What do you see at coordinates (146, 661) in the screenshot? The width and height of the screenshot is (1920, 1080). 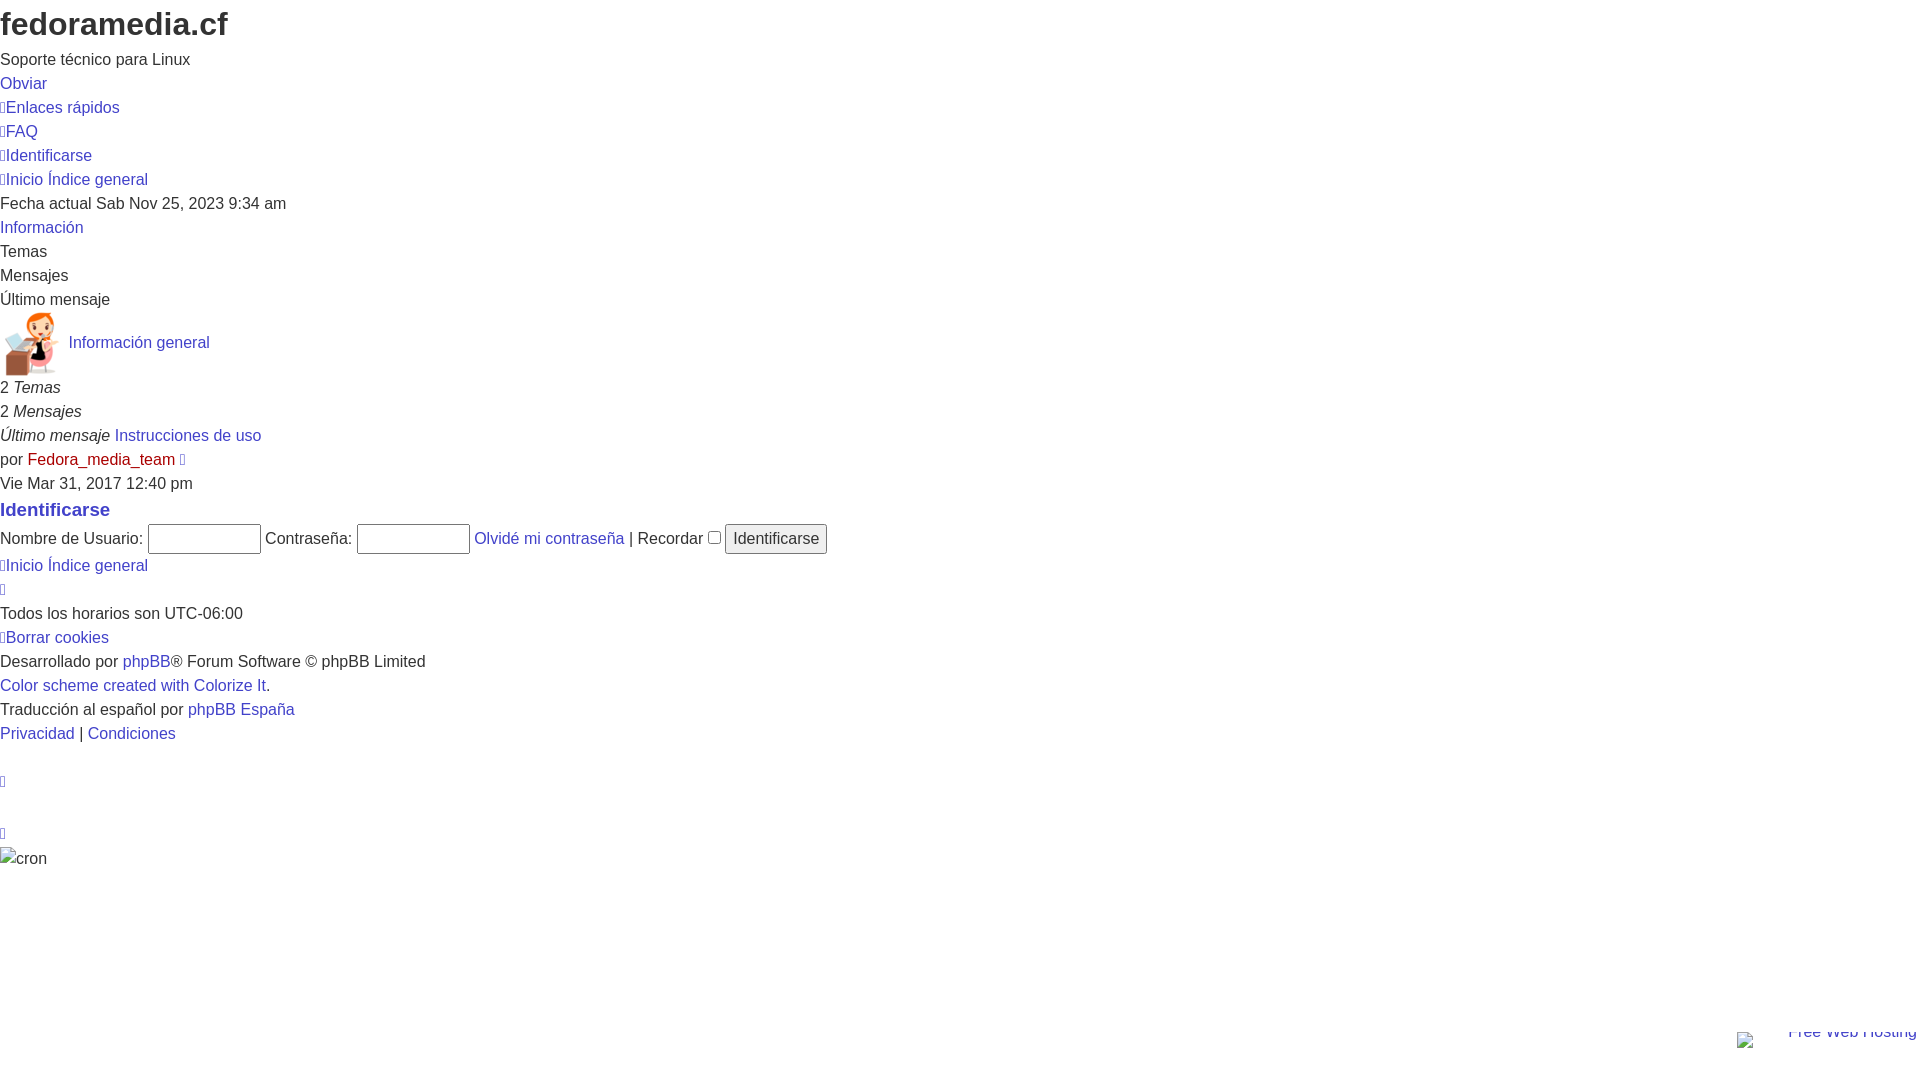 I see `'phpBB'` at bounding box center [146, 661].